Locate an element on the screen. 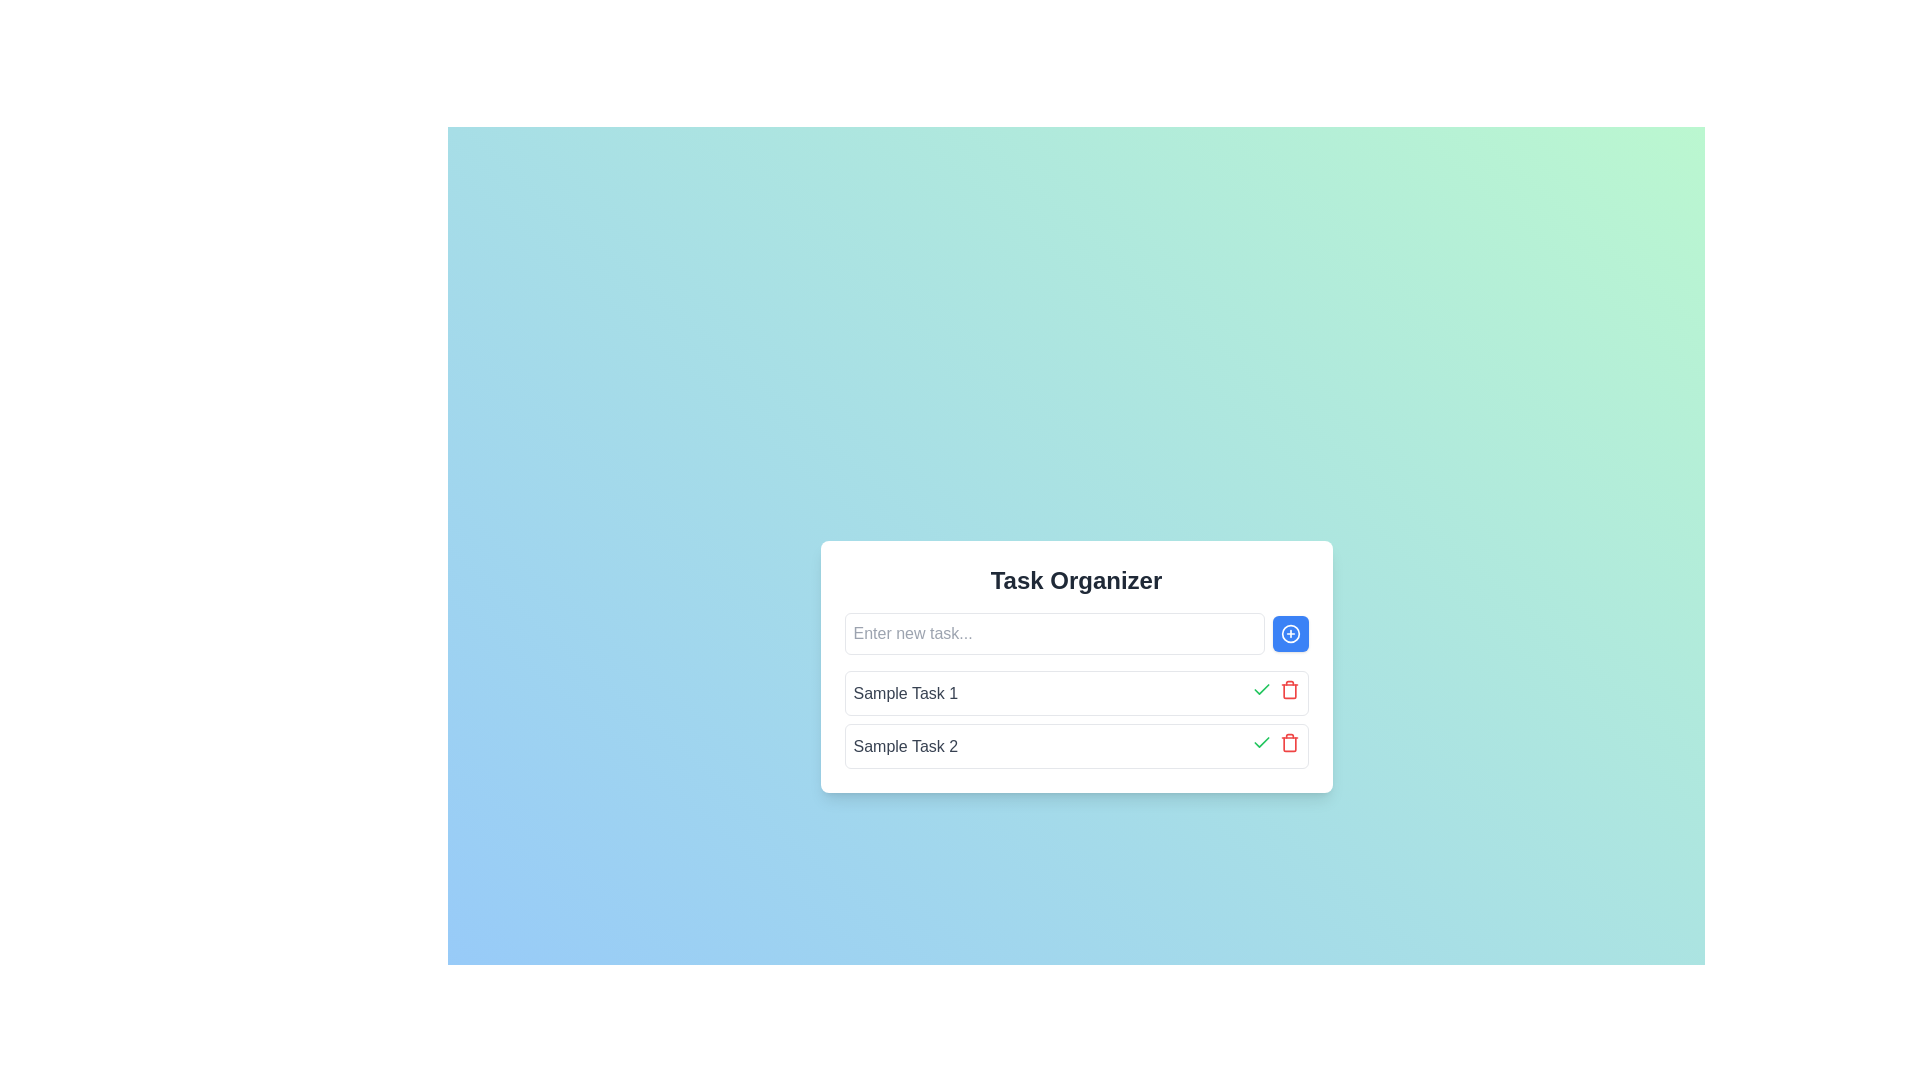 The height and width of the screenshot is (1080, 1920). the circular blue button with a white '+' icon, which is located to the right of the 'Enter new task...' input box in the task organizer form is located at coordinates (1290, 633).